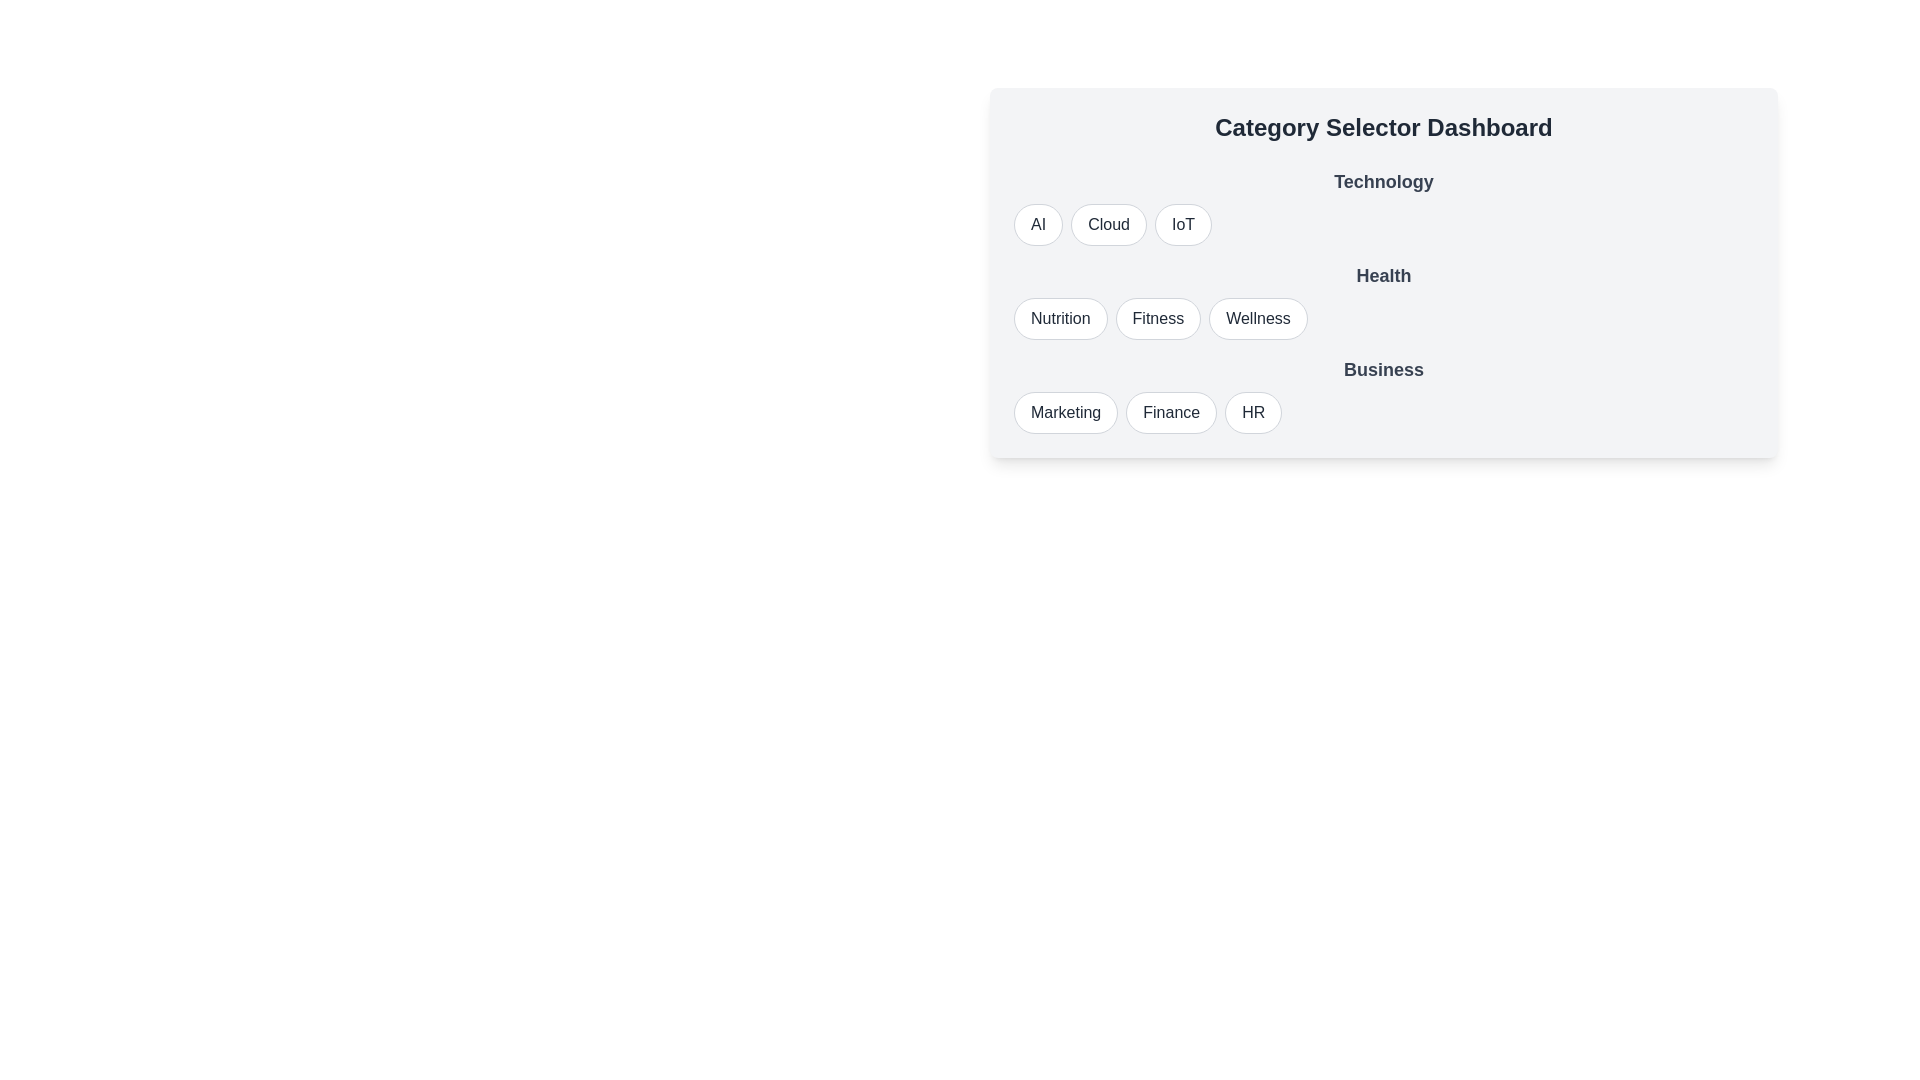 The image size is (1920, 1080). I want to click on the option AI from the category Technology, so click(1038, 224).